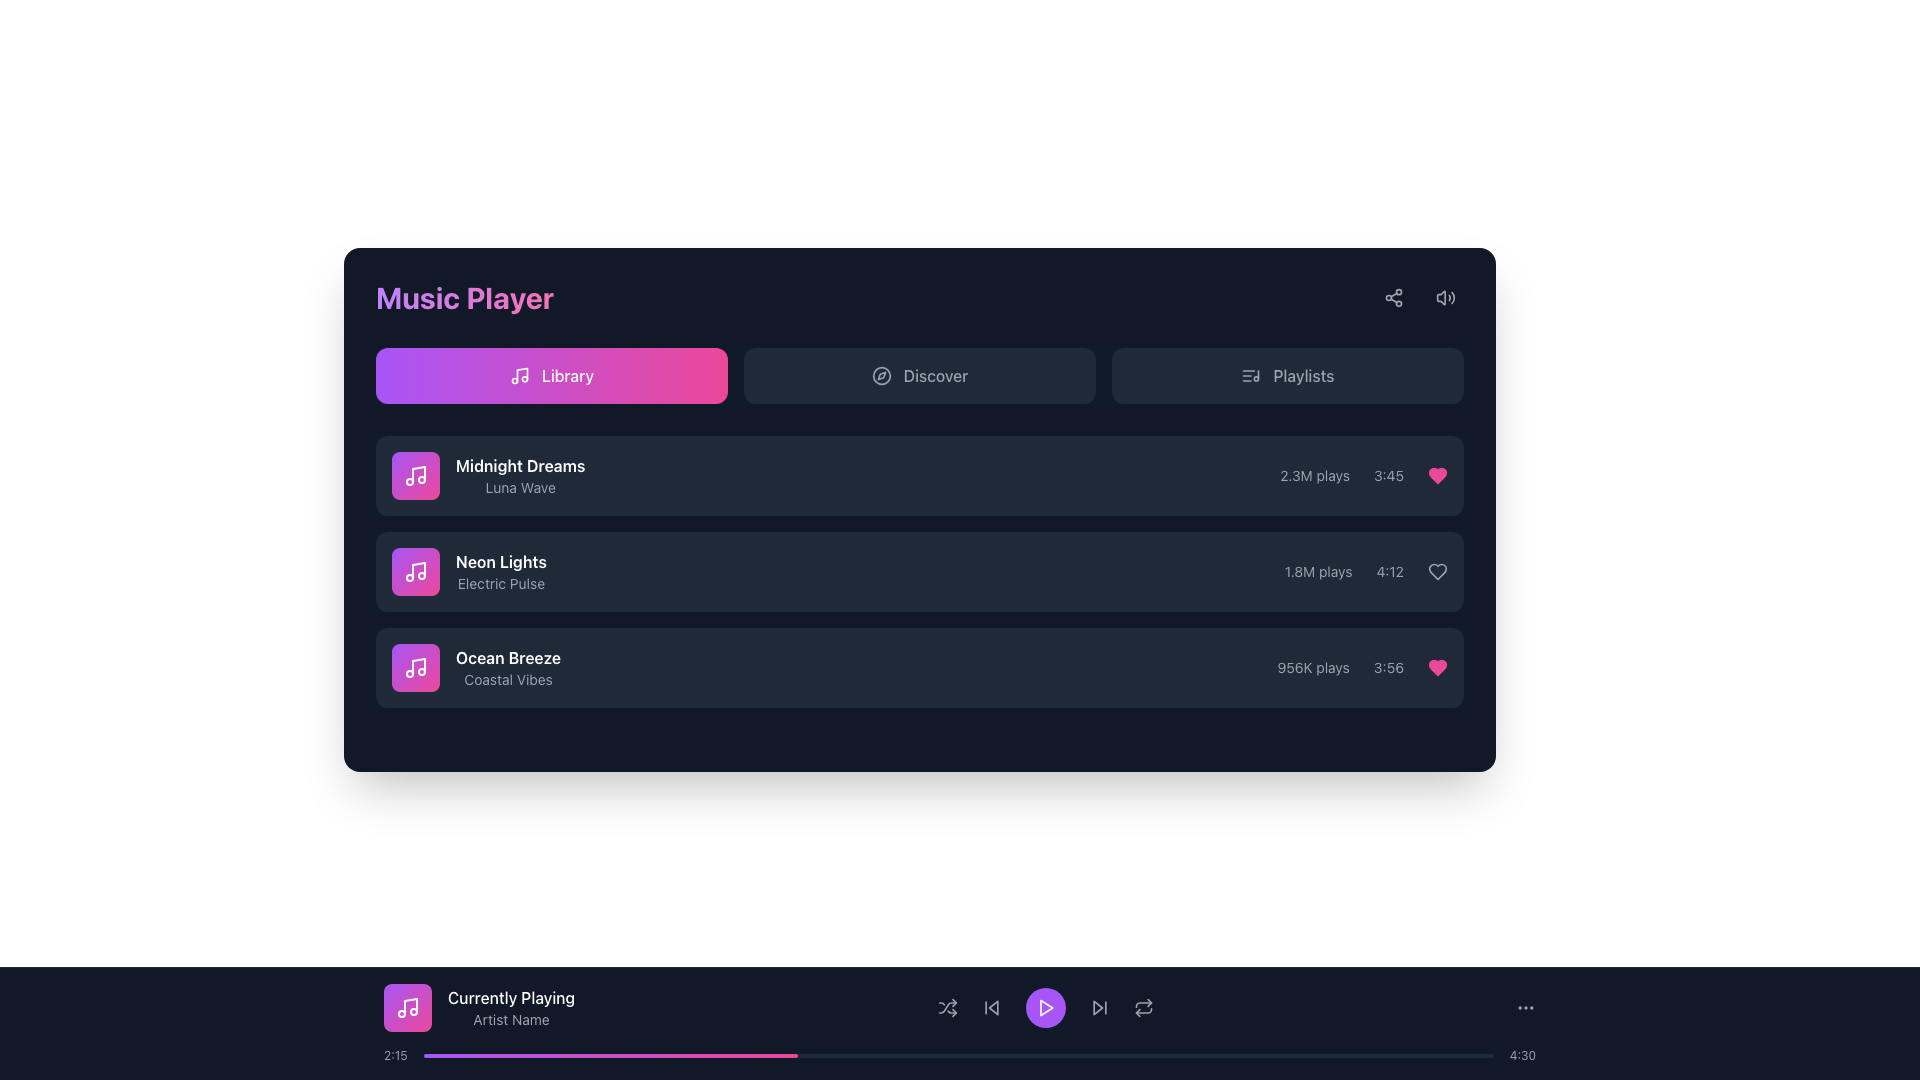 The image size is (1920, 1080). I want to click on the text label indicating the current playback time, which is positioned to the far left of the playback controls section, so click(395, 1055).